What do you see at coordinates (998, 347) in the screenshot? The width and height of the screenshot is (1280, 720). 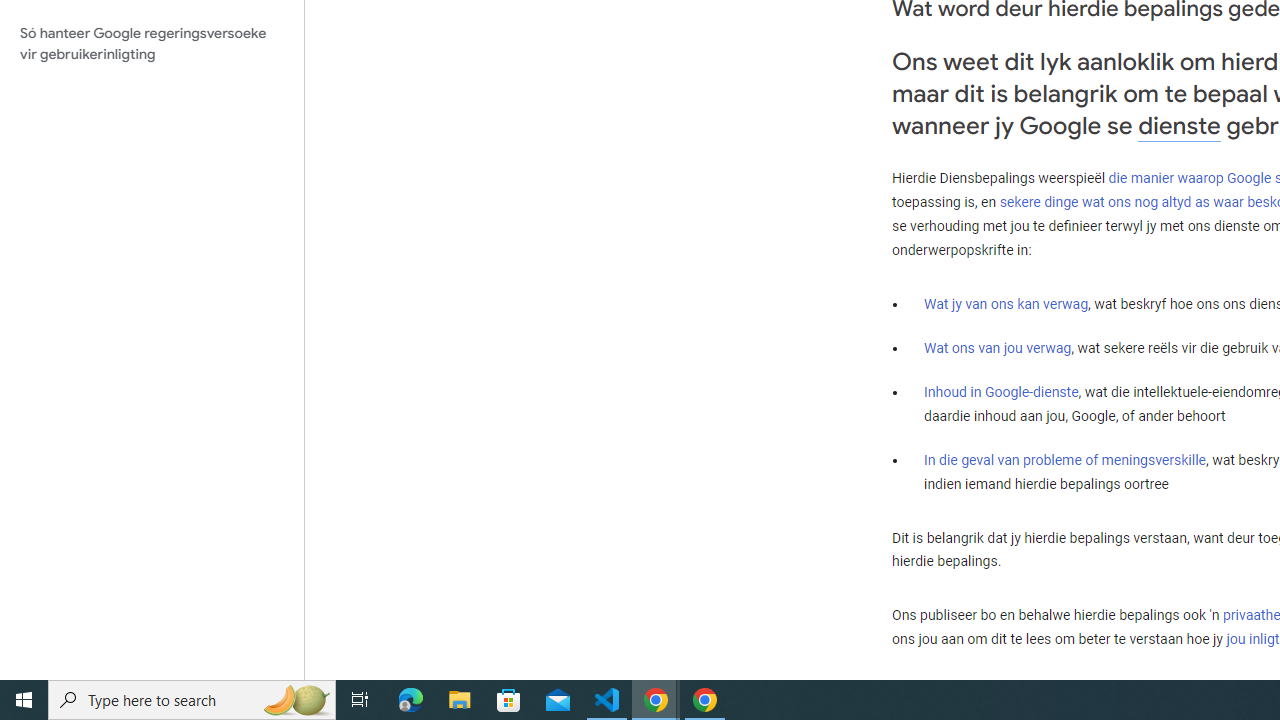 I see `'Wat ons van jou verwag'` at bounding box center [998, 347].